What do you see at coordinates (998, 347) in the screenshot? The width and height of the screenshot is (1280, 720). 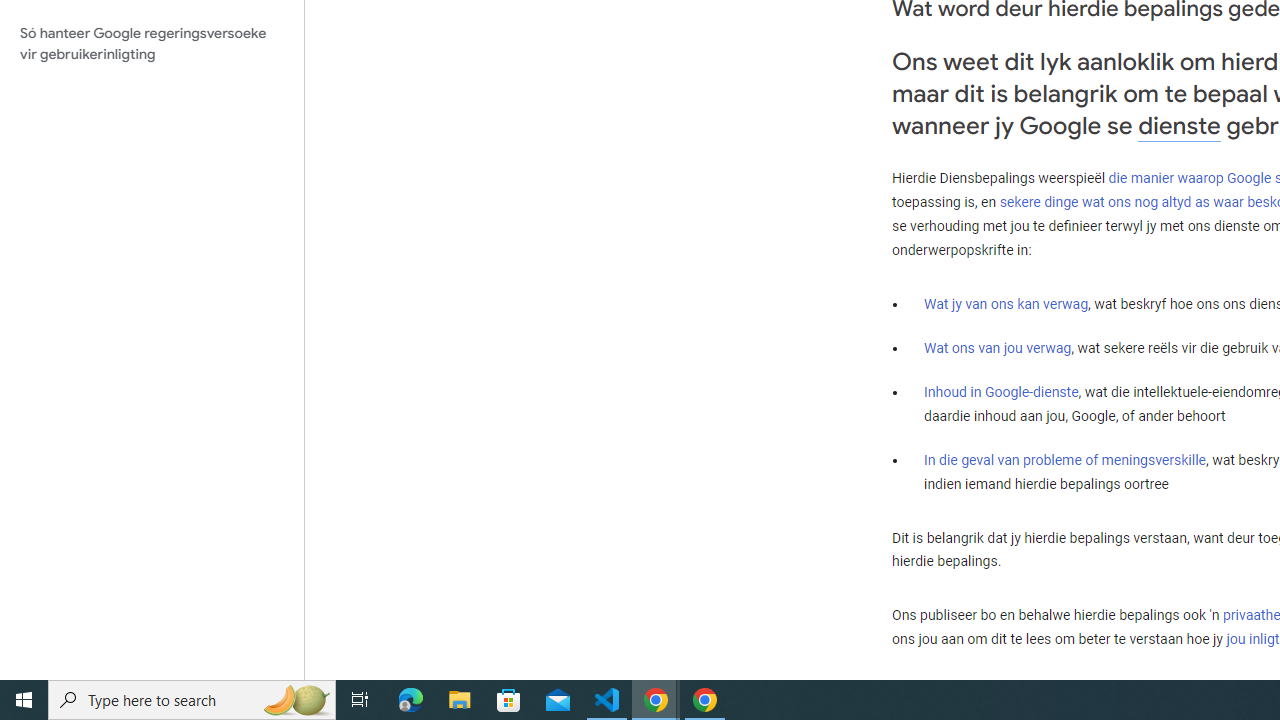 I see `'Wat ons van jou verwag'` at bounding box center [998, 347].